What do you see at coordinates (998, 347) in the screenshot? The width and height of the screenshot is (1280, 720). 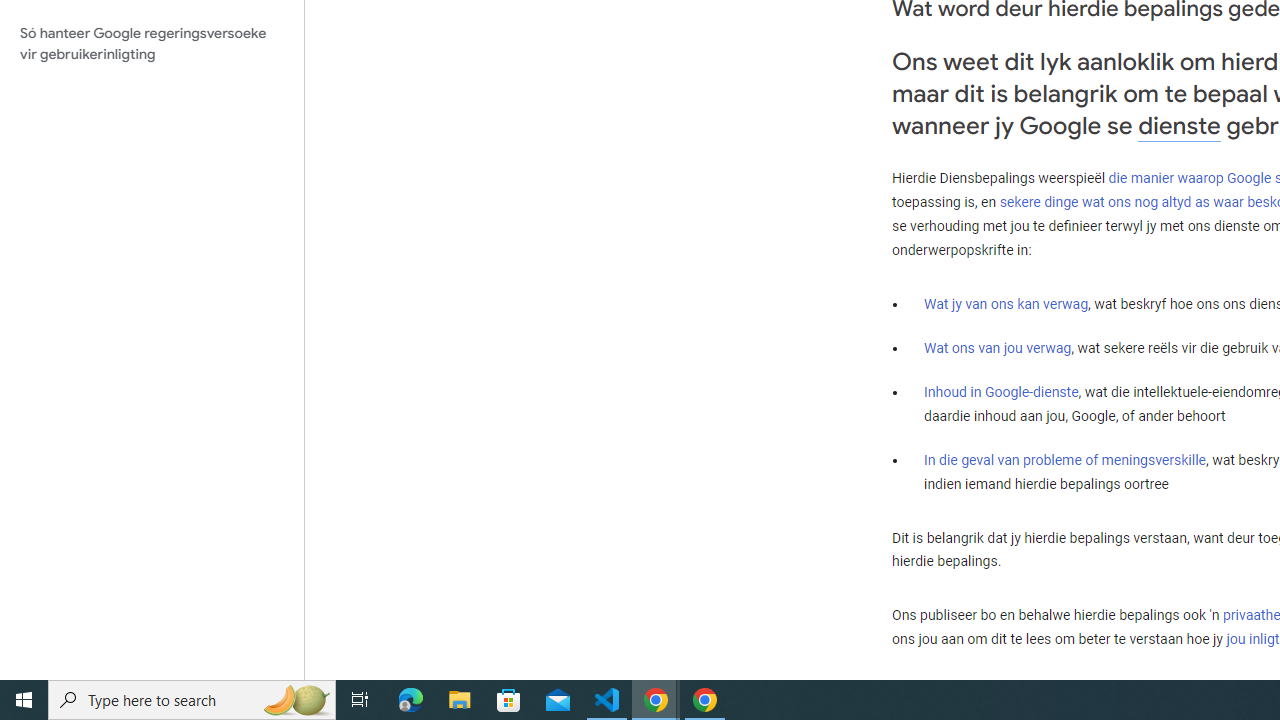 I see `'Wat ons van jou verwag'` at bounding box center [998, 347].